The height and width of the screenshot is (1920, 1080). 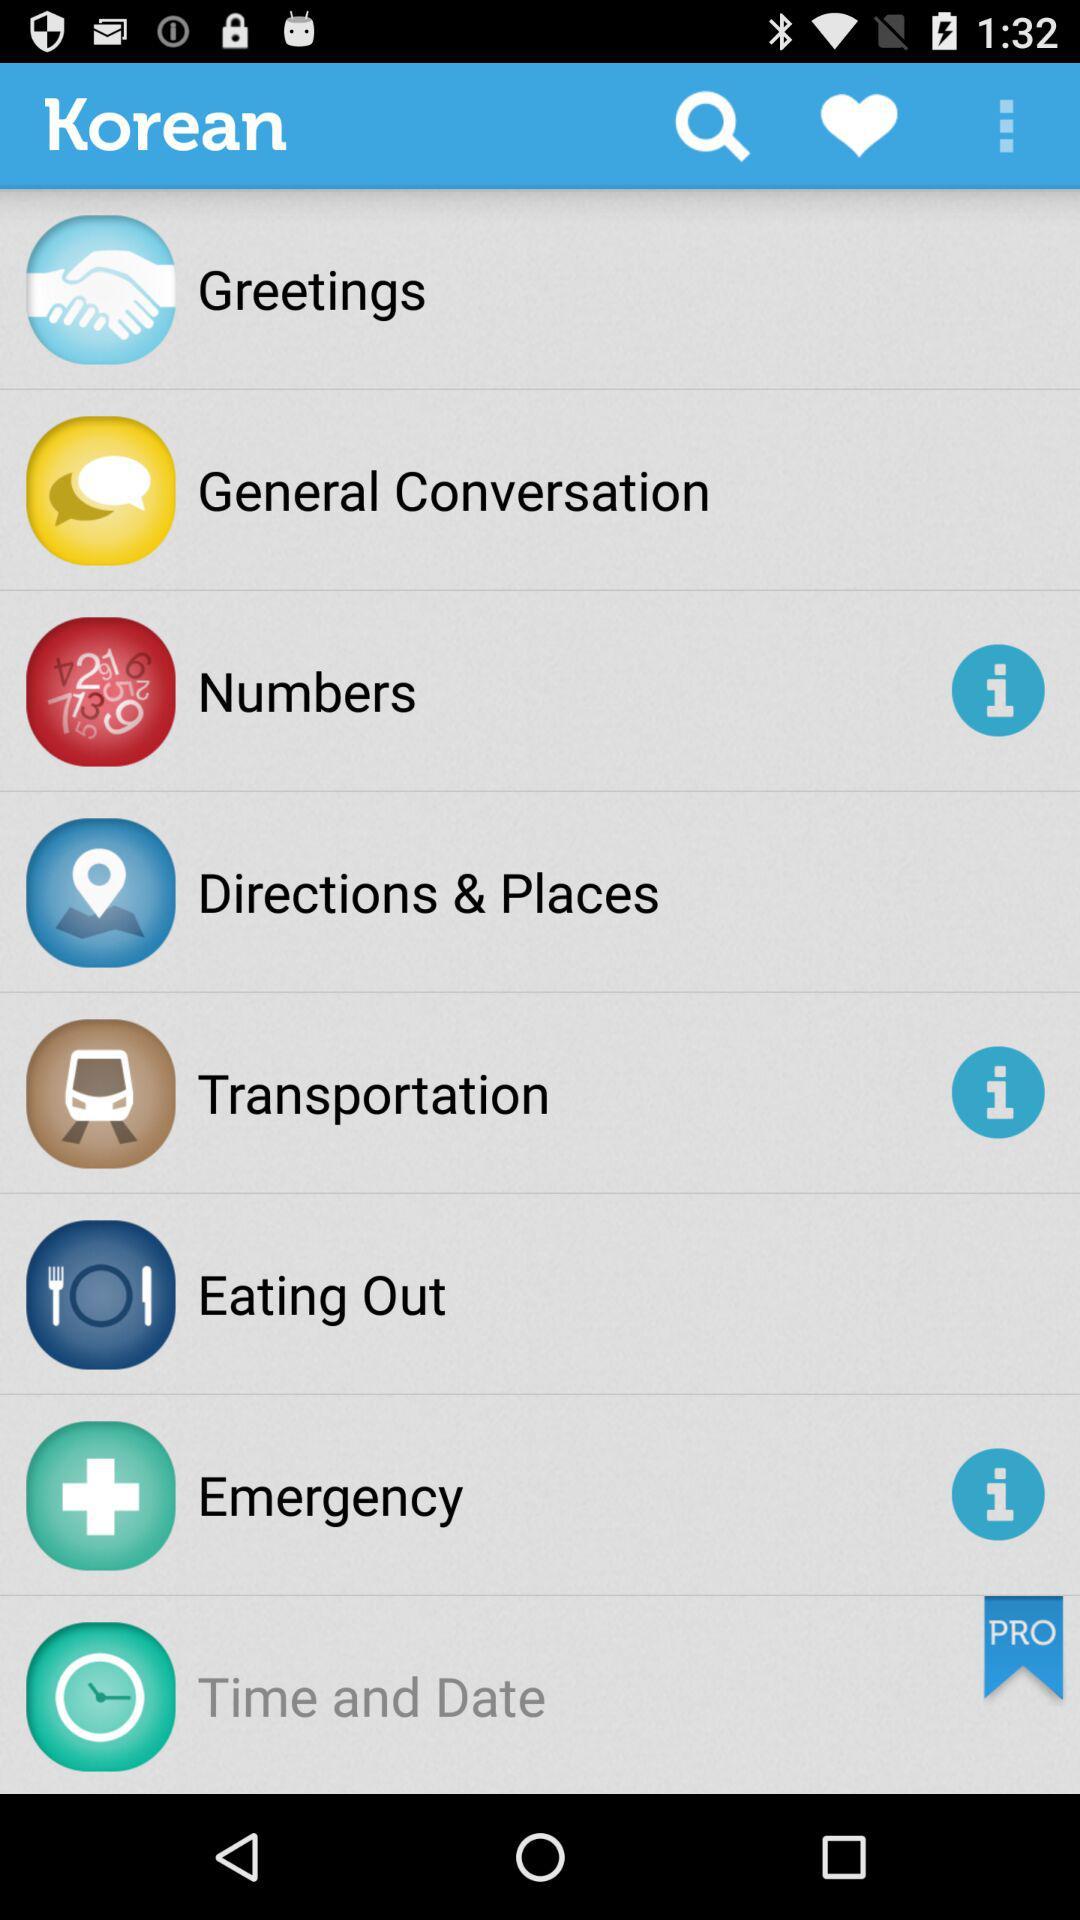 What do you see at coordinates (570, 1091) in the screenshot?
I see `transportation` at bounding box center [570, 1091].